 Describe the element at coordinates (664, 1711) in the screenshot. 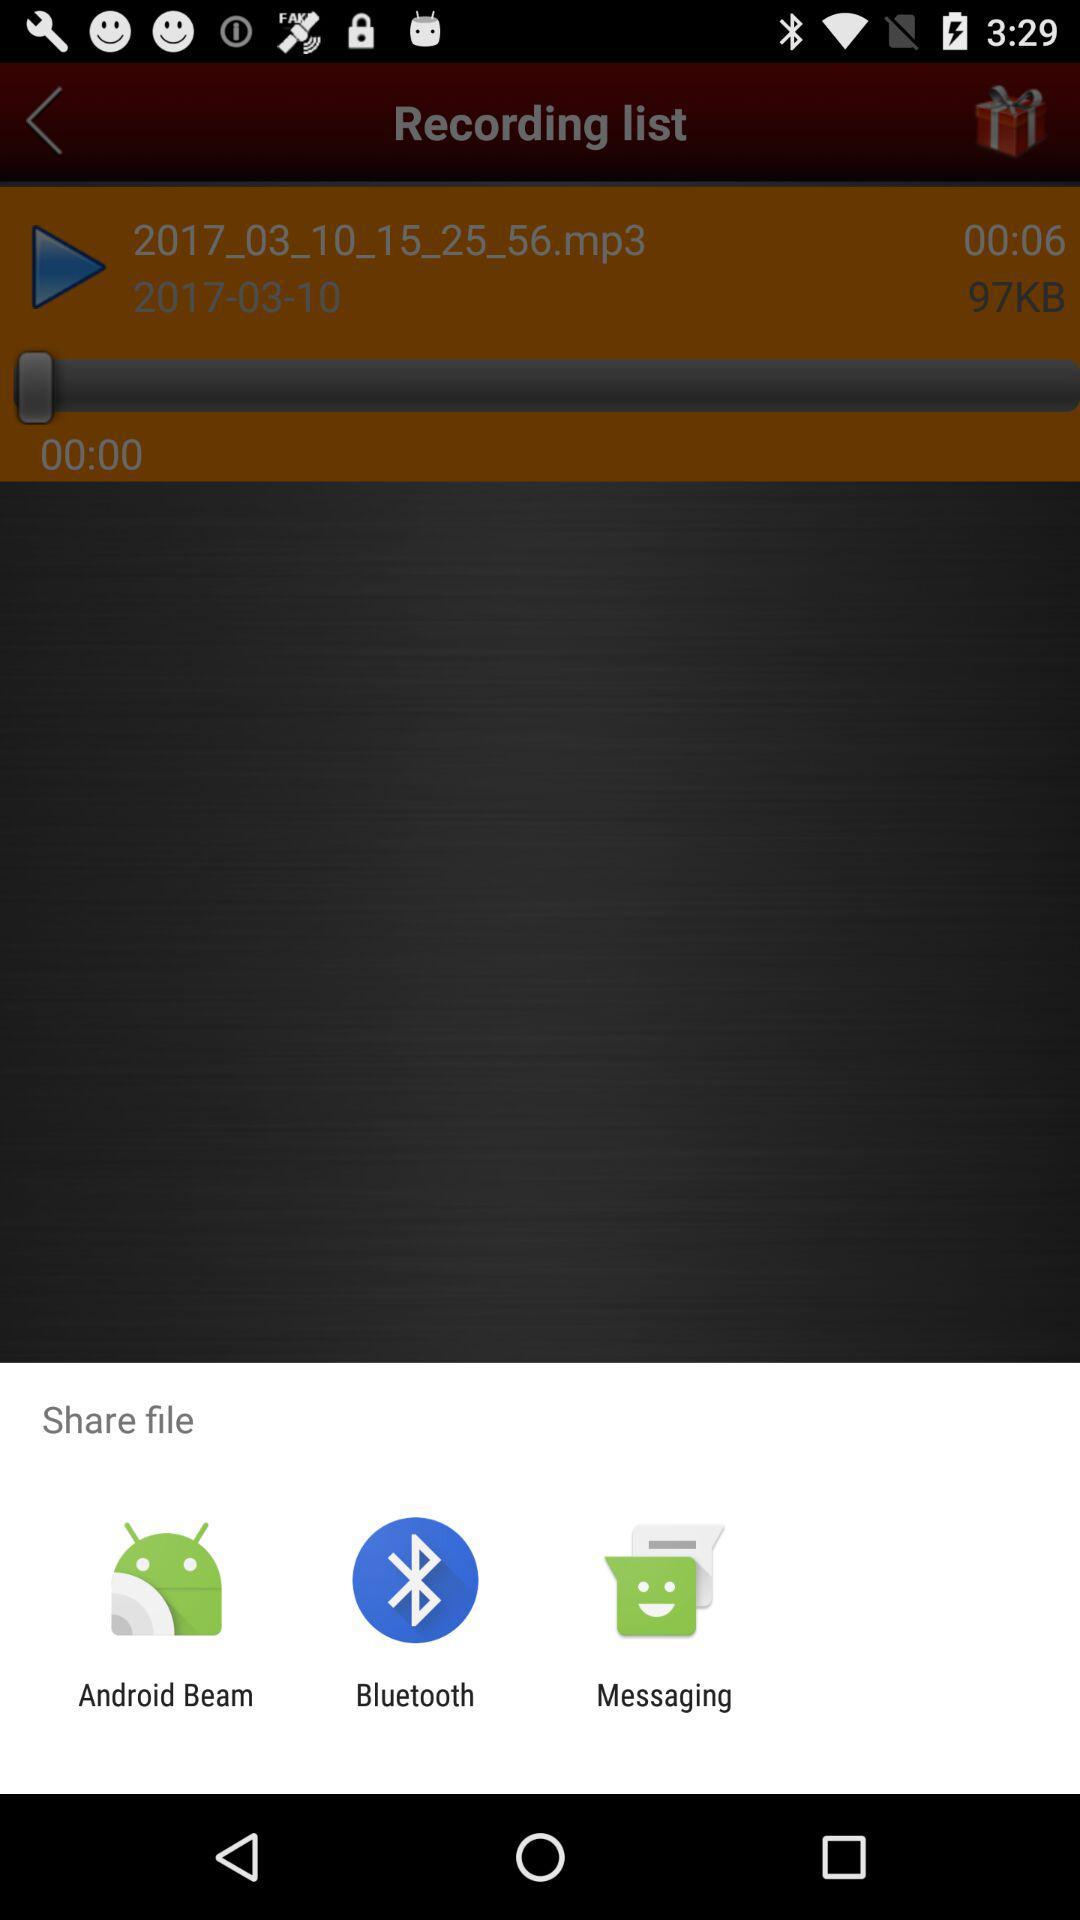

I see `the item next to bluetooth` at that location.